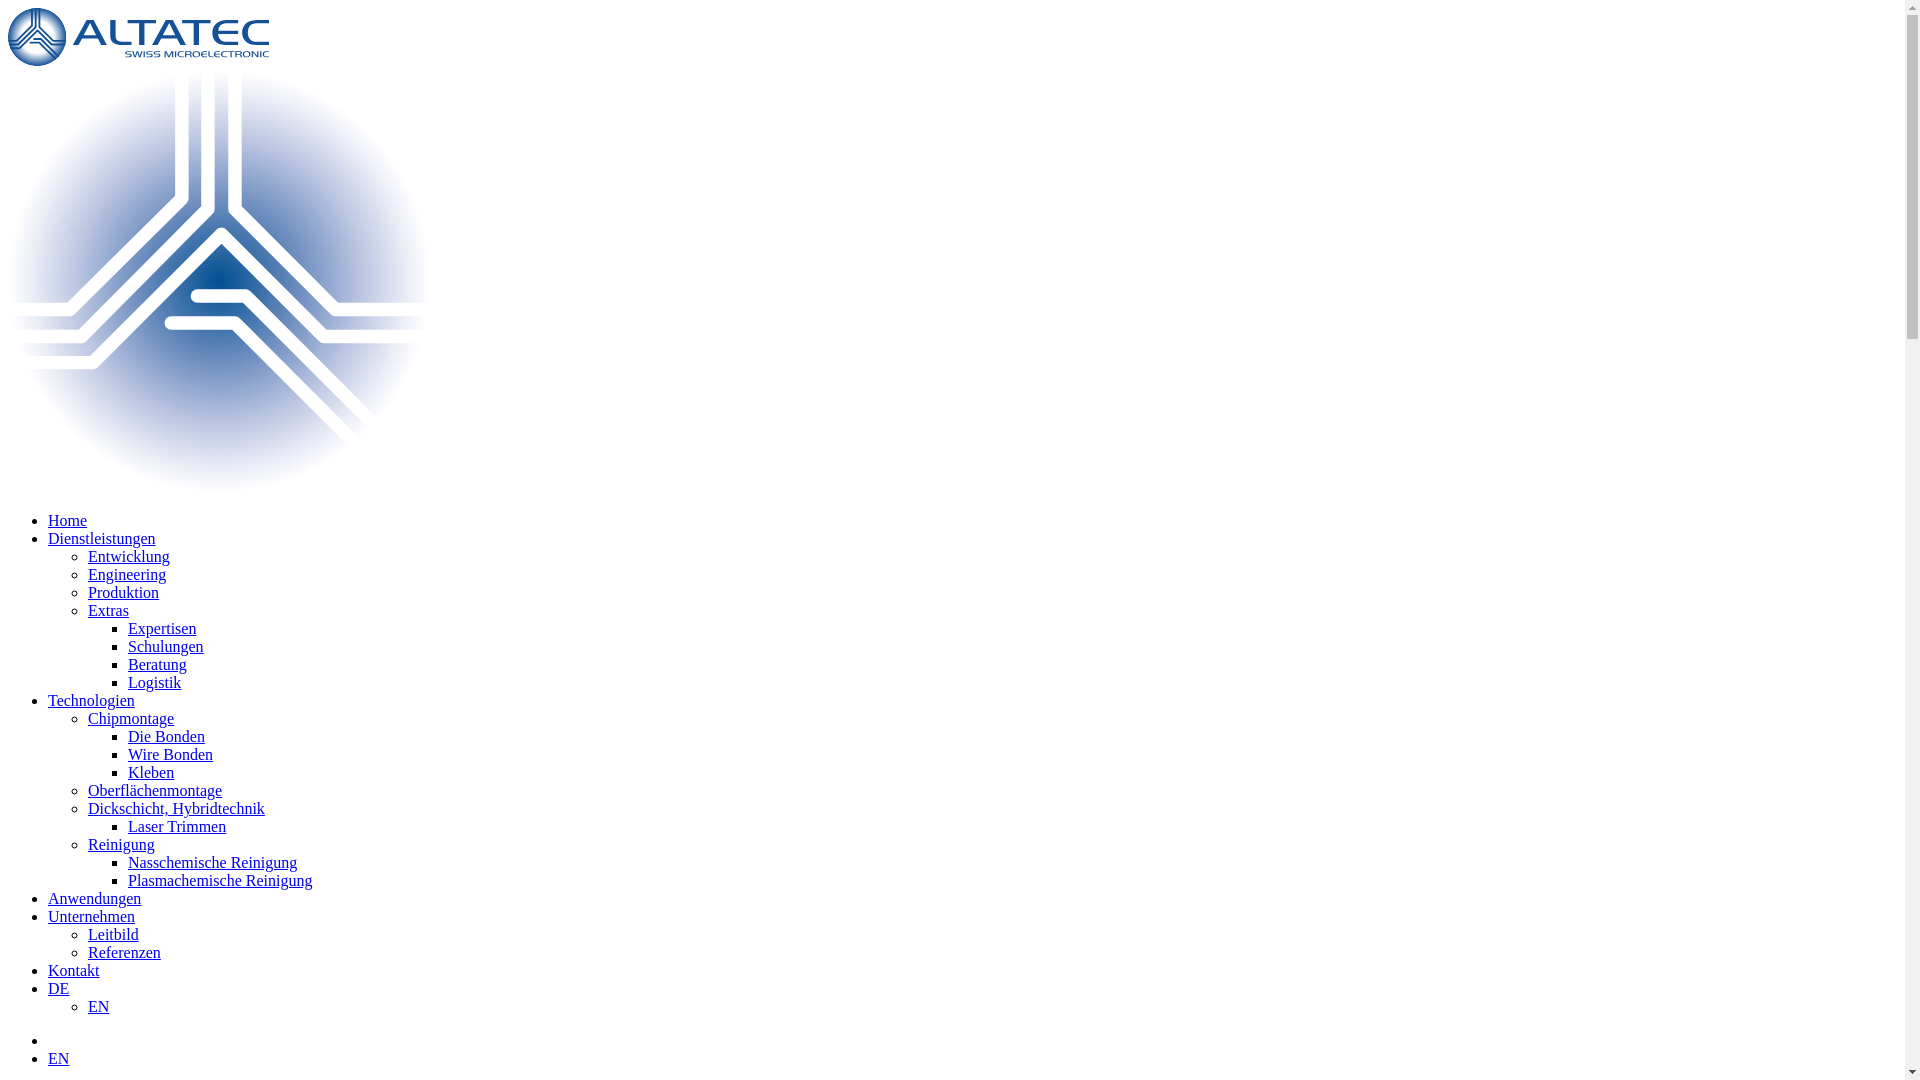 Image resolution: width=1920 pixels, height=1080 pixels. I want to click on 'Die Bonden', so click(166, 736).